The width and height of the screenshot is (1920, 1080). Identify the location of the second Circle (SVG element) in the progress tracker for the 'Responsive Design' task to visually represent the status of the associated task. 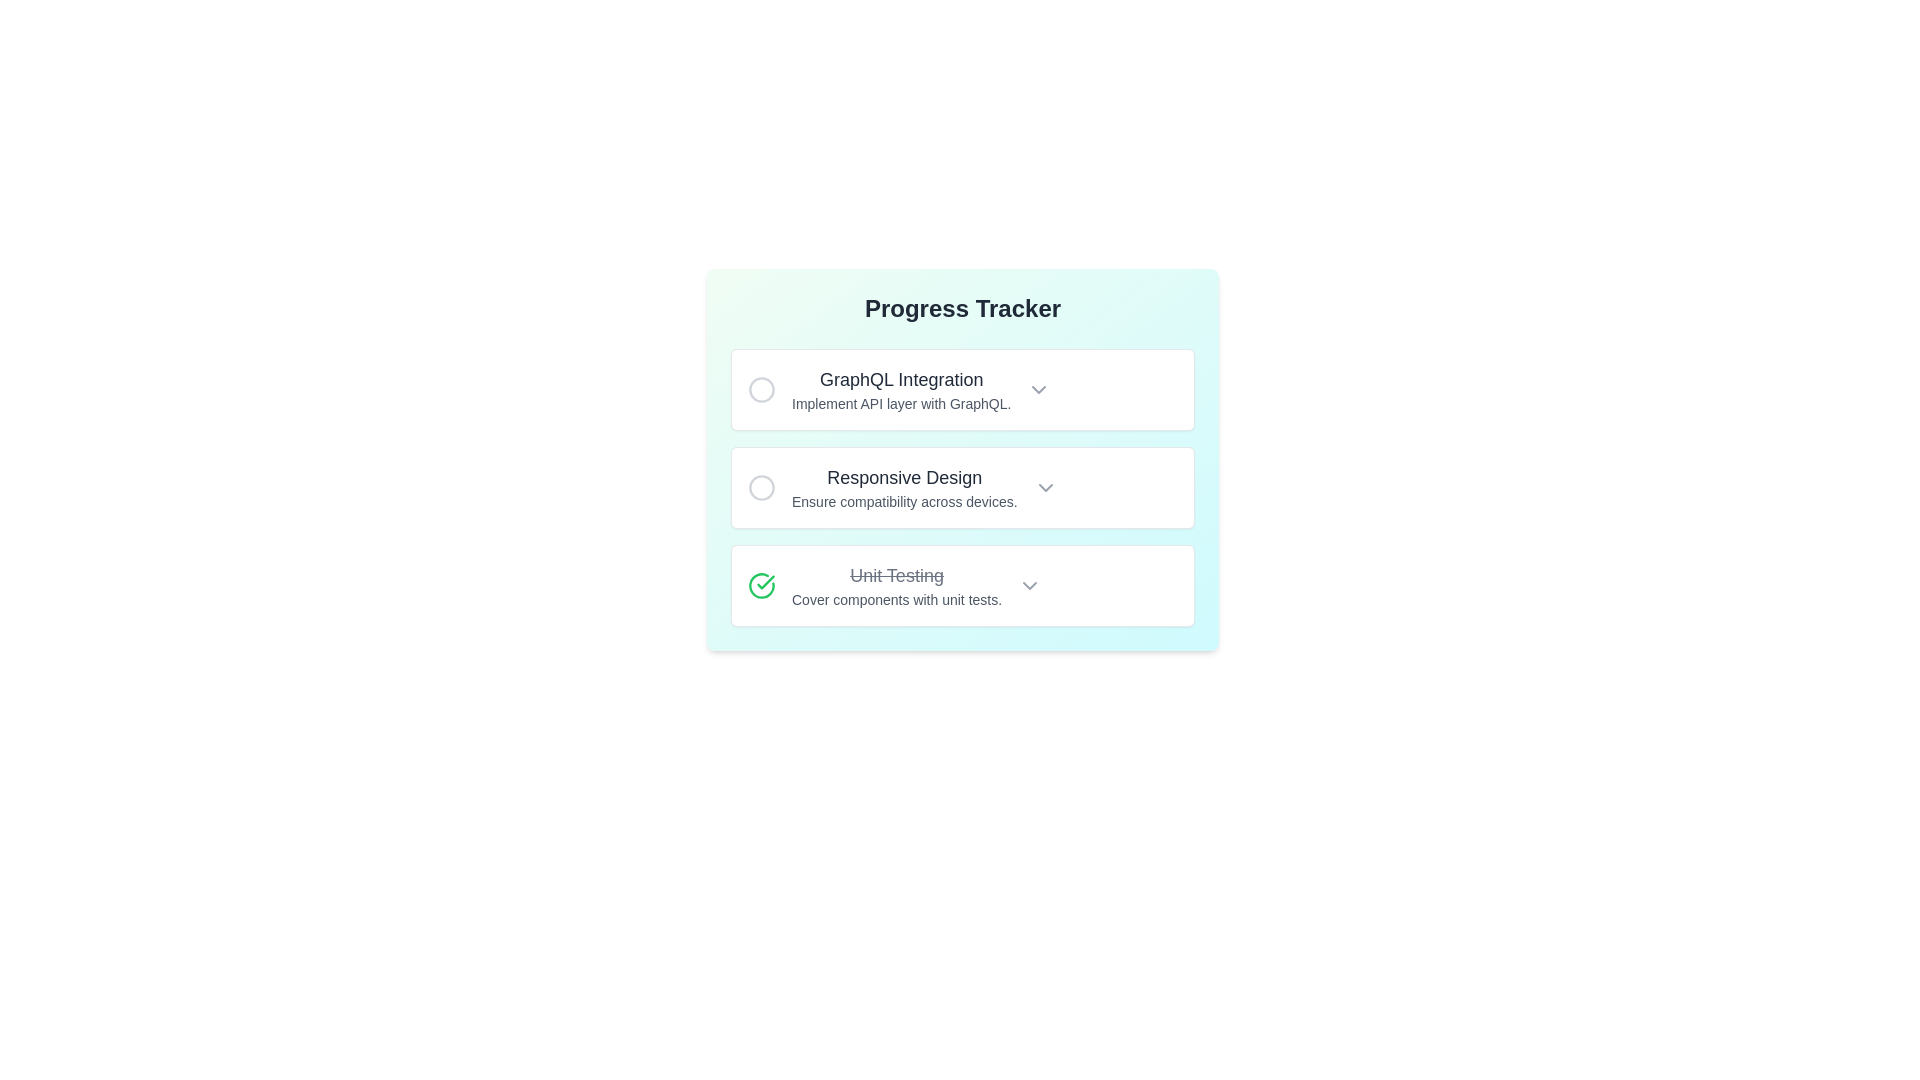
(761, 488).